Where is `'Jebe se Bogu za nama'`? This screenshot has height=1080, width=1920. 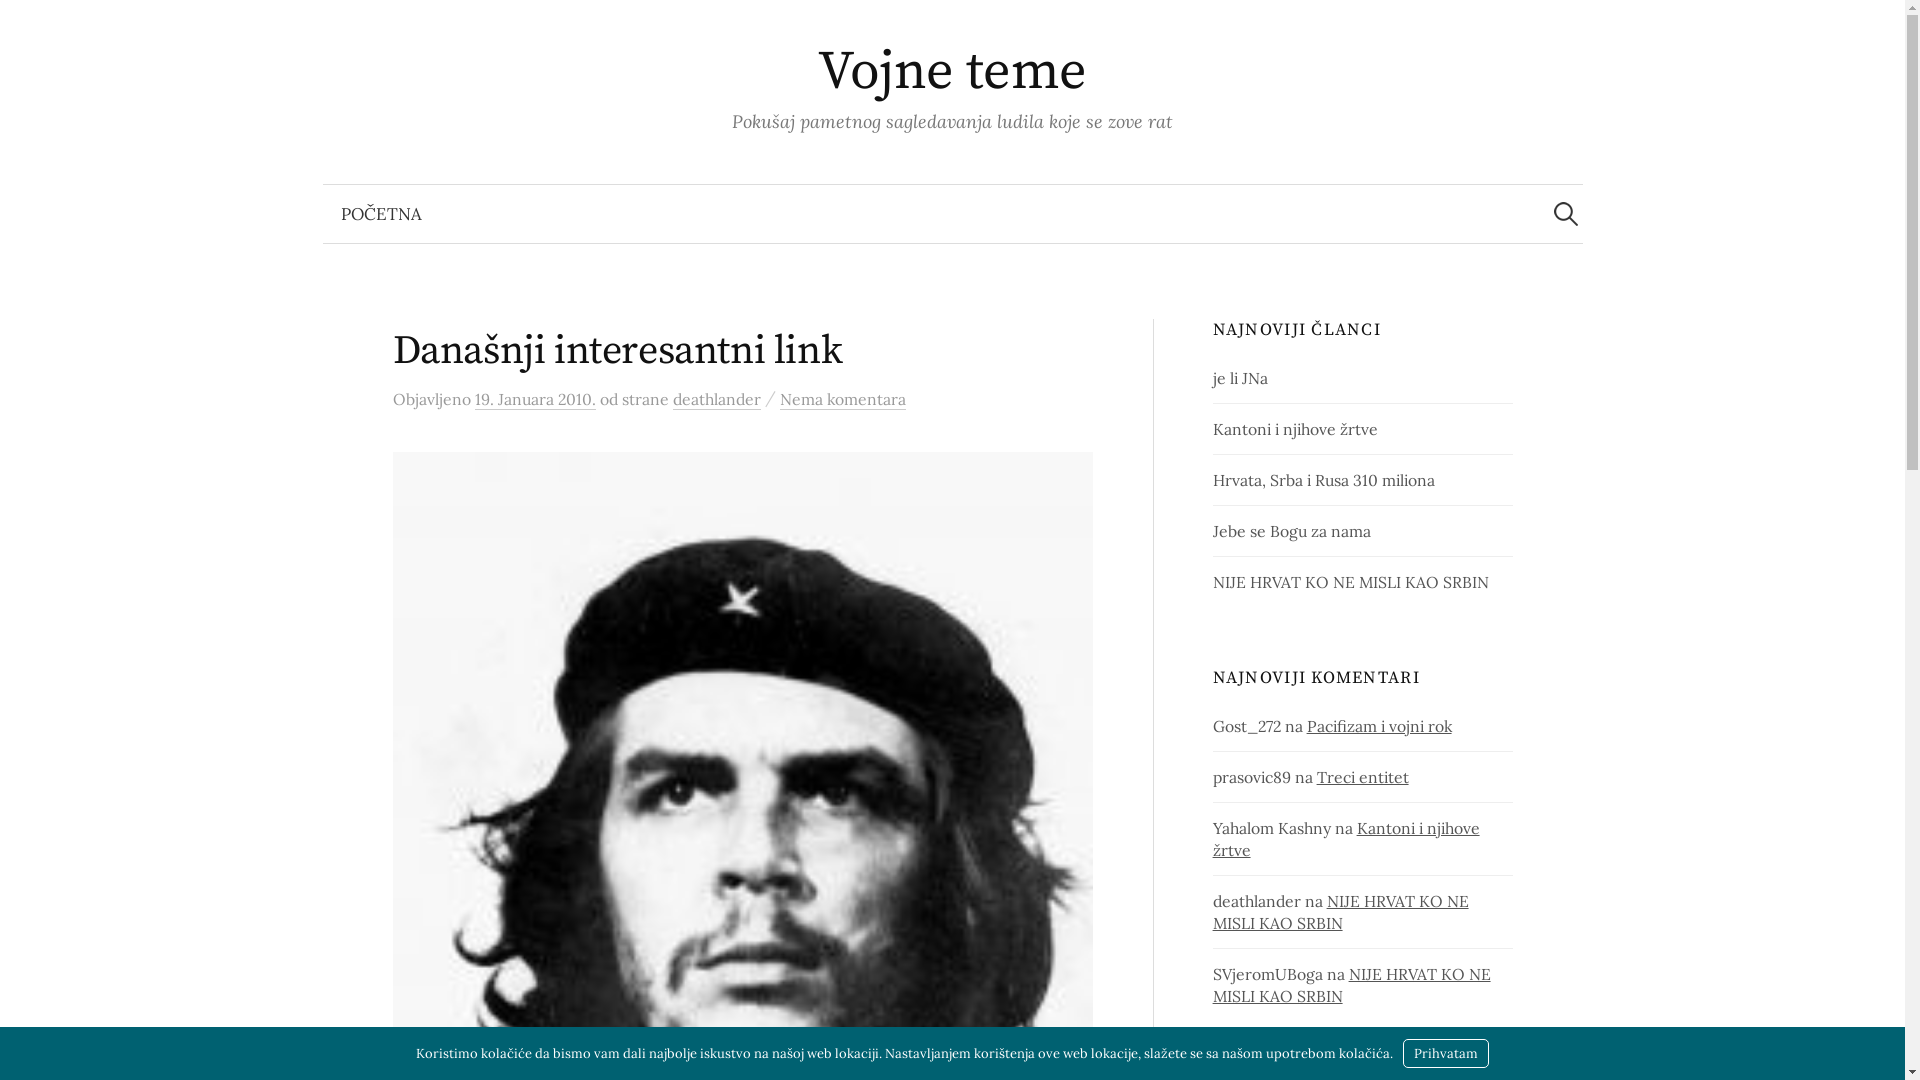 'Jebe se Bogu za nama' is located at coordinates (1212, 530).